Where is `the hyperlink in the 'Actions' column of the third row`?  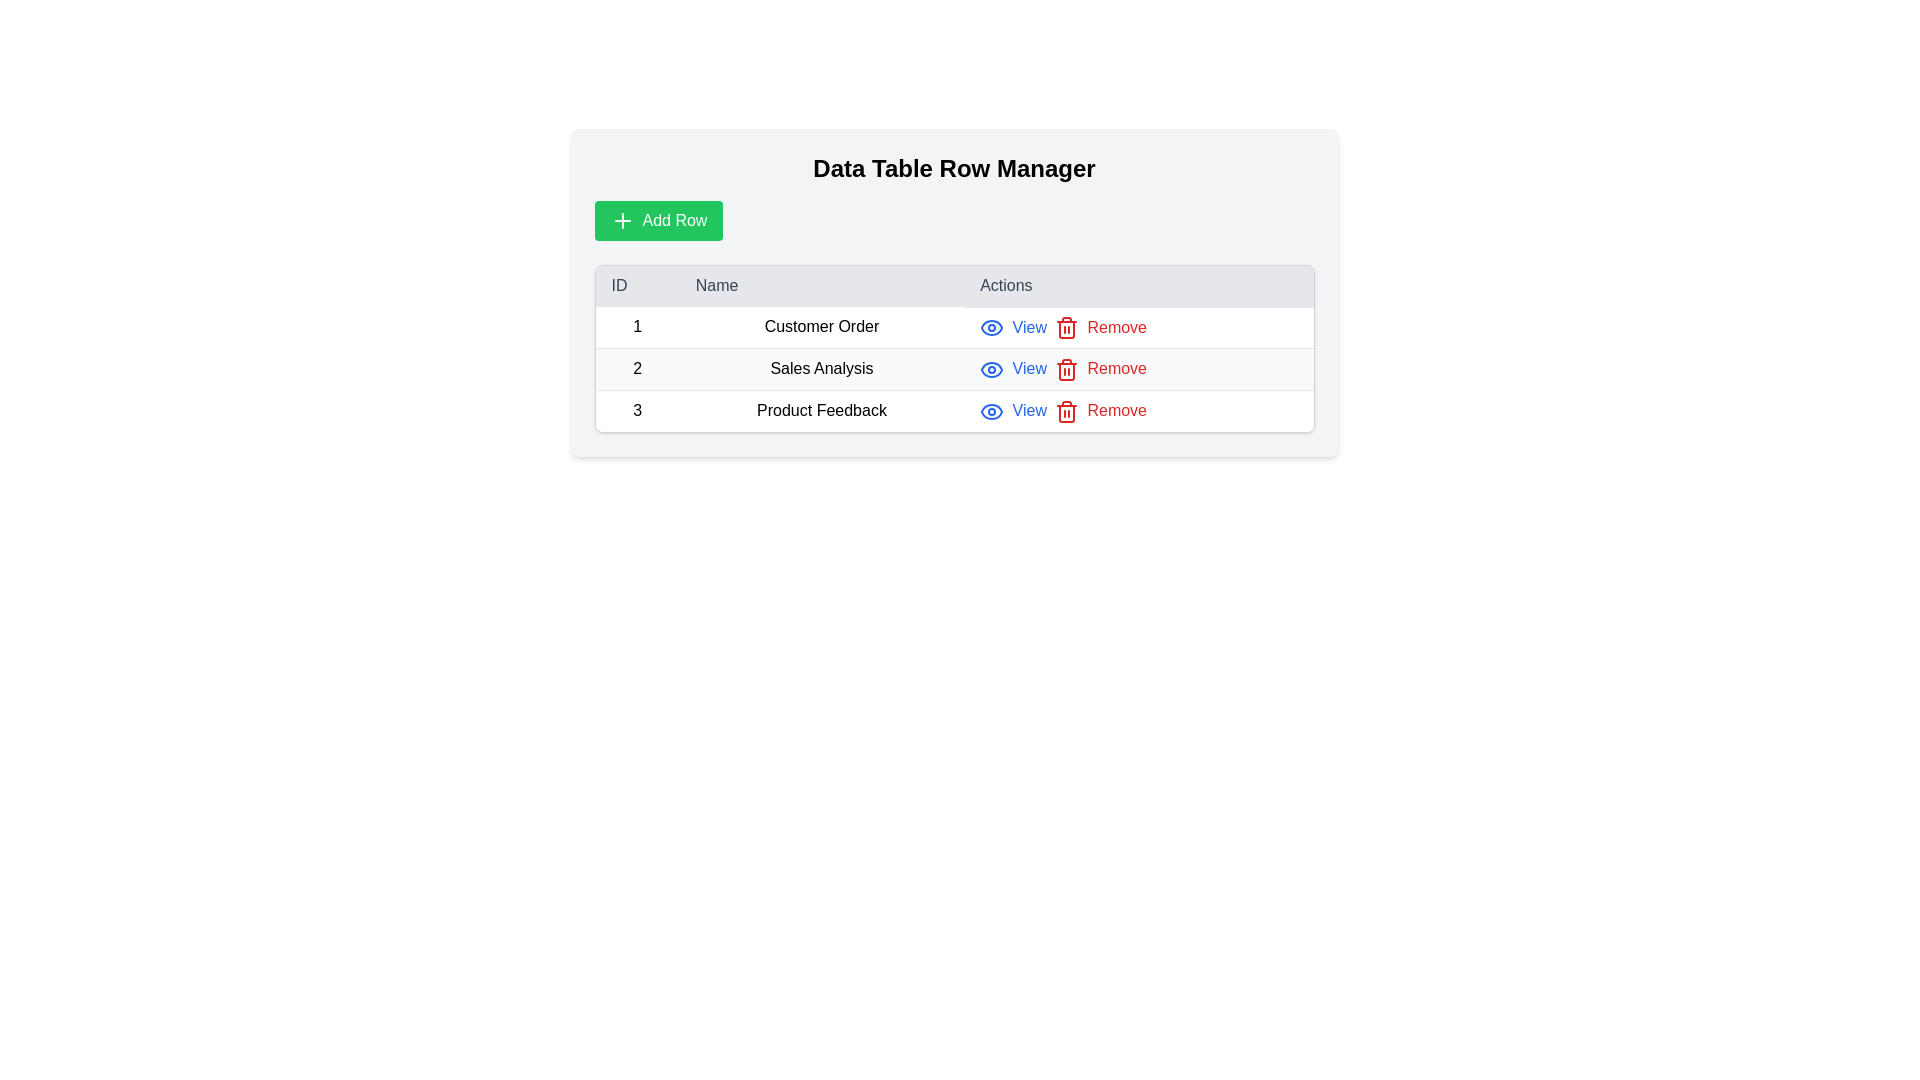 the hyperlink in the 'Actions' column of the third row is located at coordinates (1013, 410).